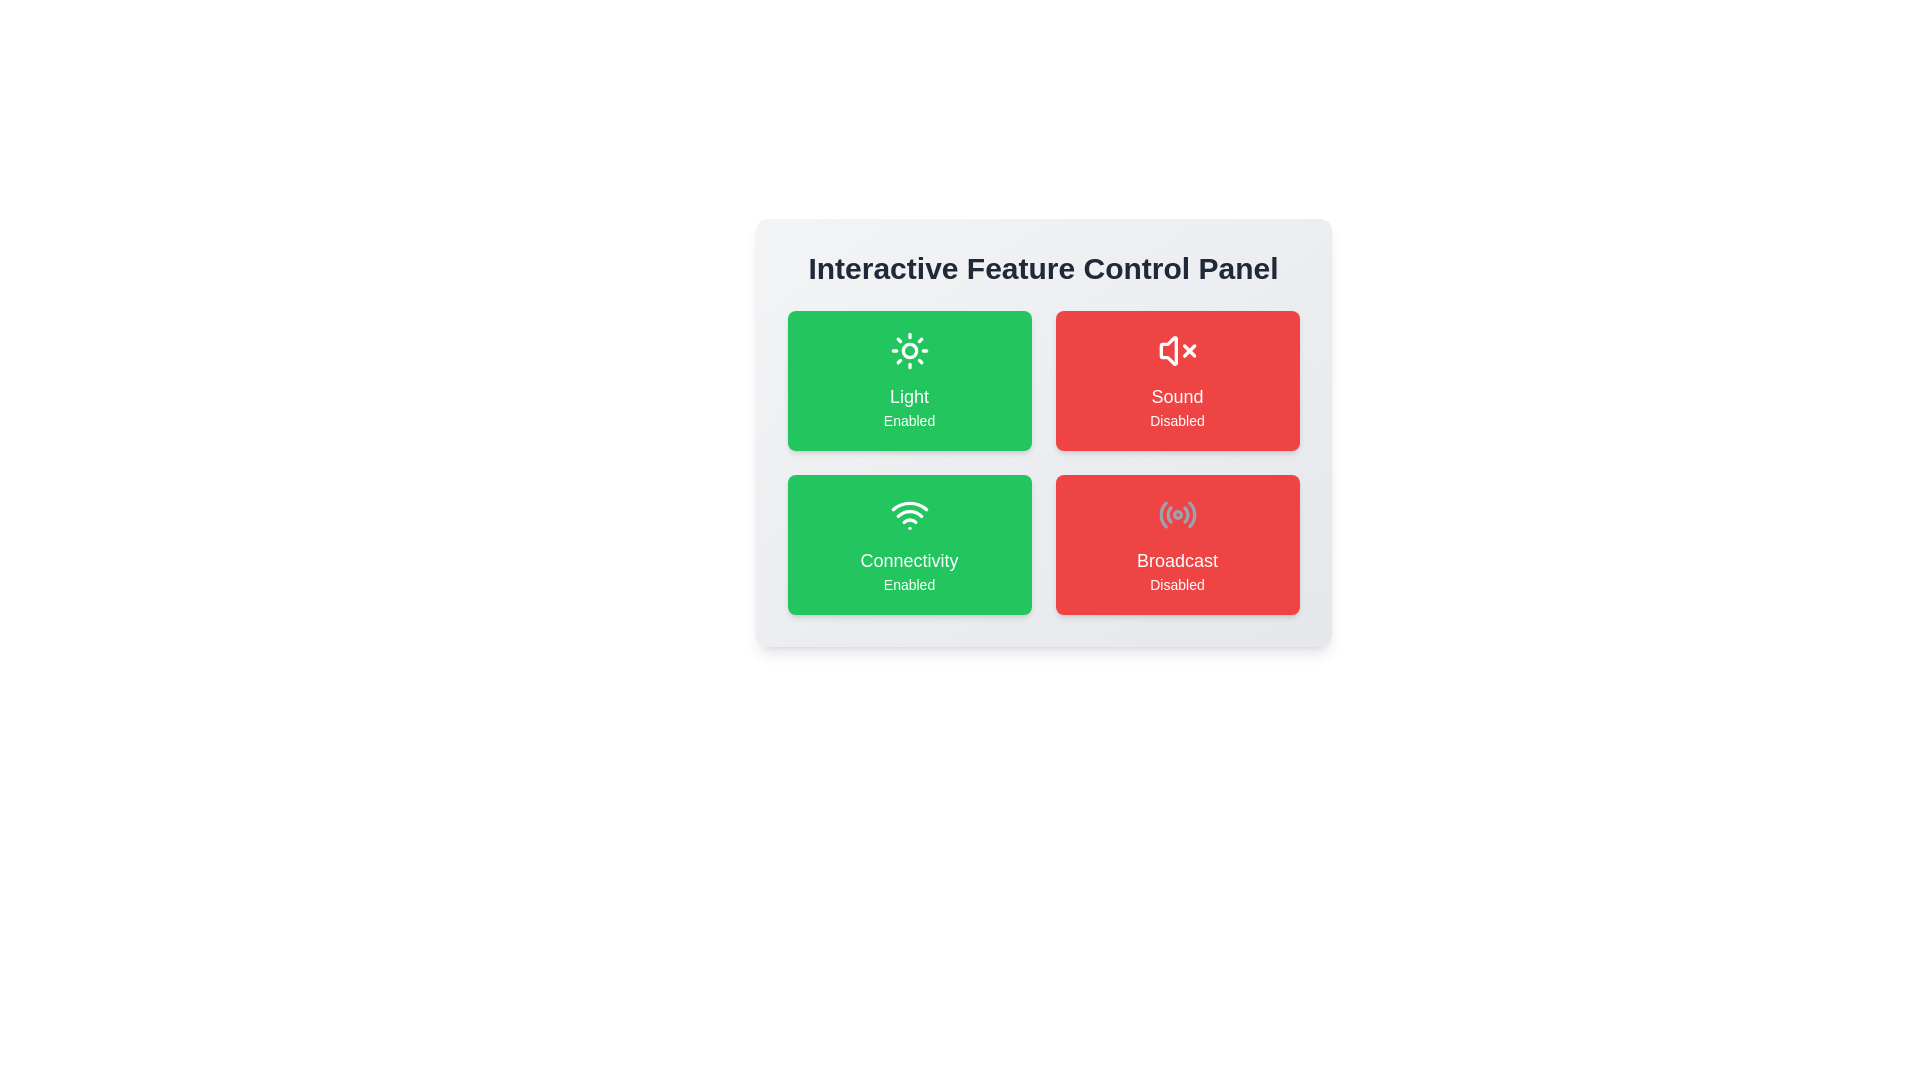 The image size is (1920, 1080). I want to click on the feature card for Light to observe the hover effect, so click(908, 381).